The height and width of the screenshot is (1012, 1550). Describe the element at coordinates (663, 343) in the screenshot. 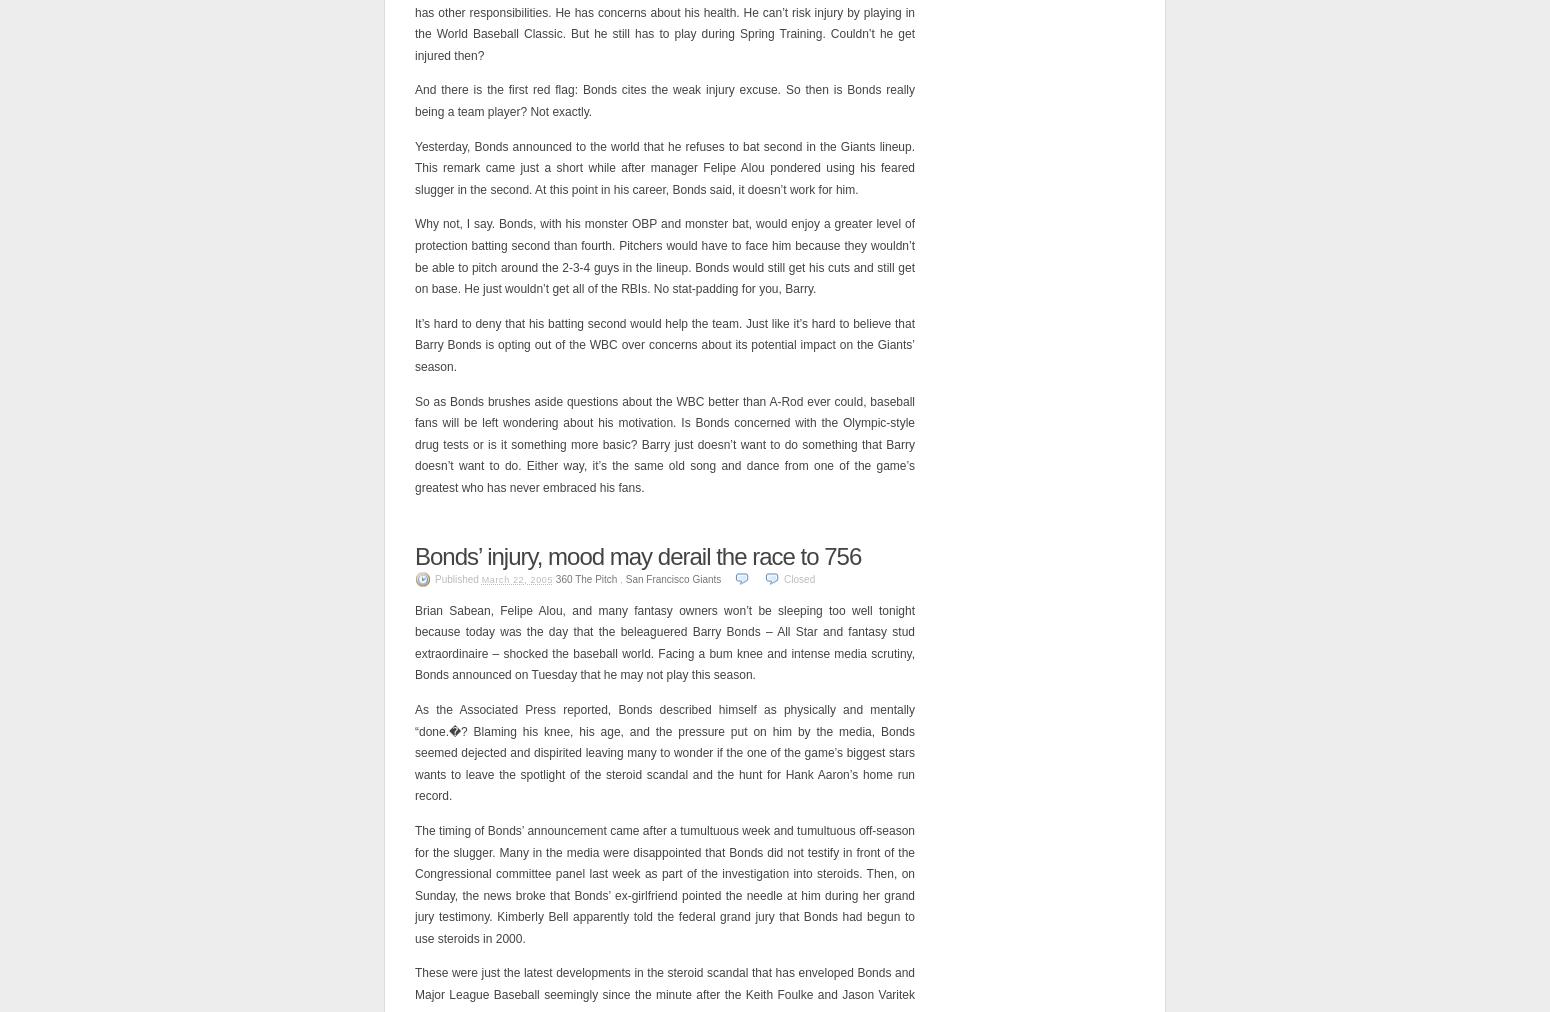

I see `'It’s hard to deny that his batting second would help the team. Just like it’s hard to believe that Barry Bonds is opting out of the WBC over concerns about its potential impact on the Giants’ season.'` at that location.